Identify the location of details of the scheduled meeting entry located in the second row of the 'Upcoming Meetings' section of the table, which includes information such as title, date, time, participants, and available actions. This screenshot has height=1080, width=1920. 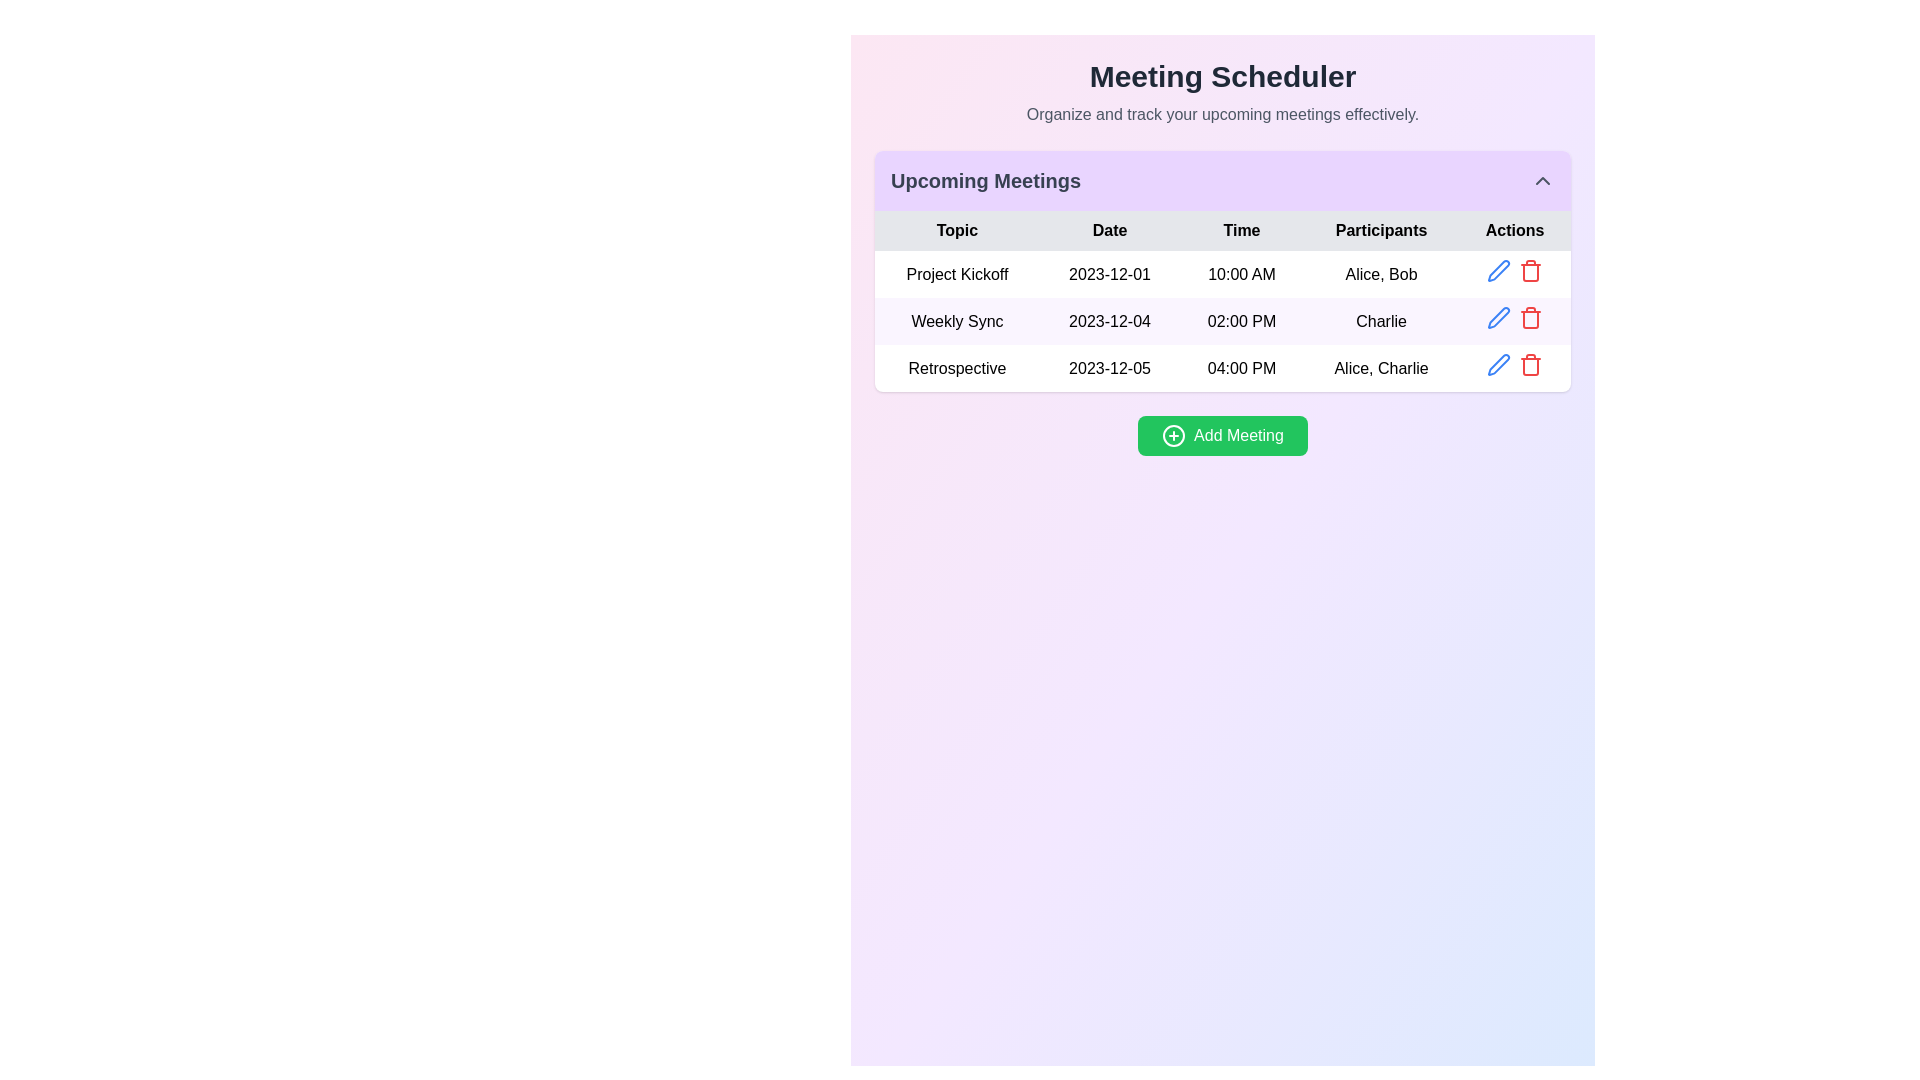
(1222, 319).